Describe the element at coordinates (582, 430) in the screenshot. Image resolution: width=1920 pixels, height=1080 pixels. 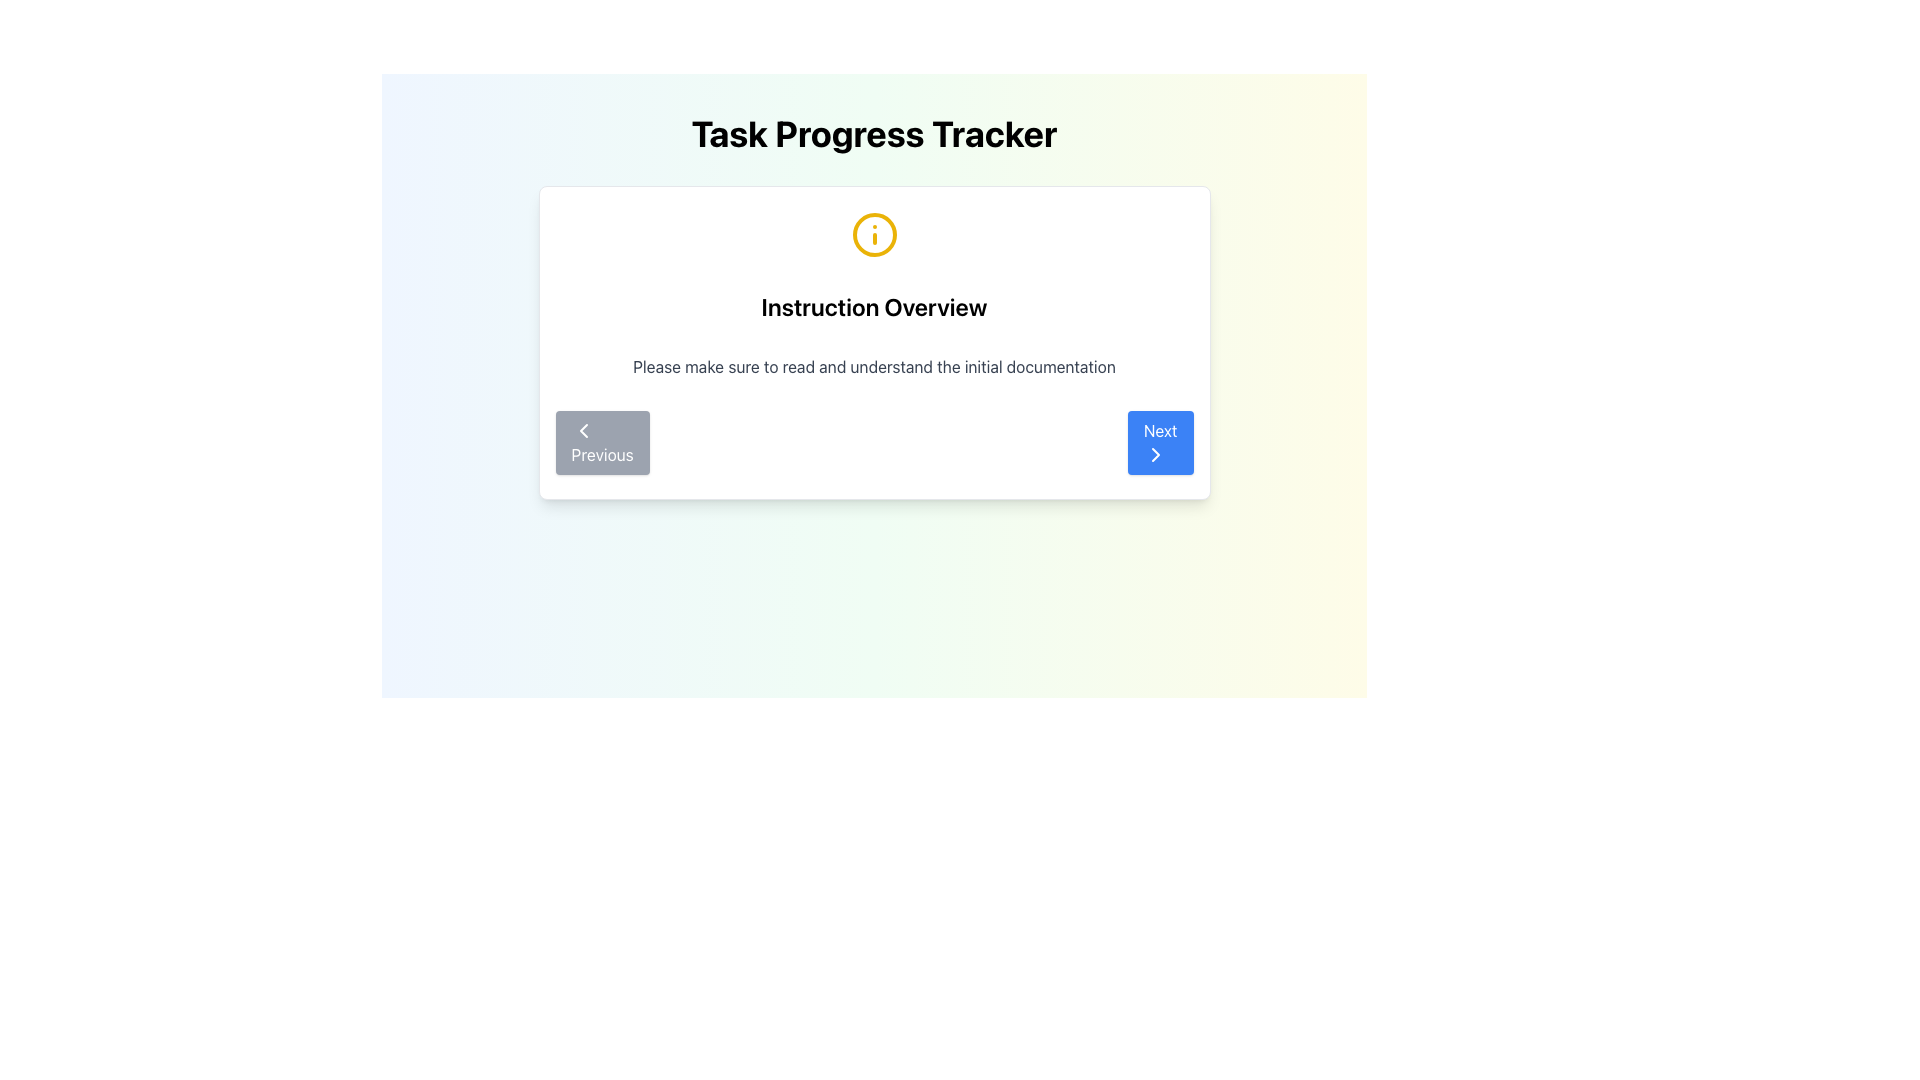
I see `the chevron-shaped icon that is styled as a left-pointing arrow, located inside the 'Previous' button at the bottom left of the dialog box` at that location.